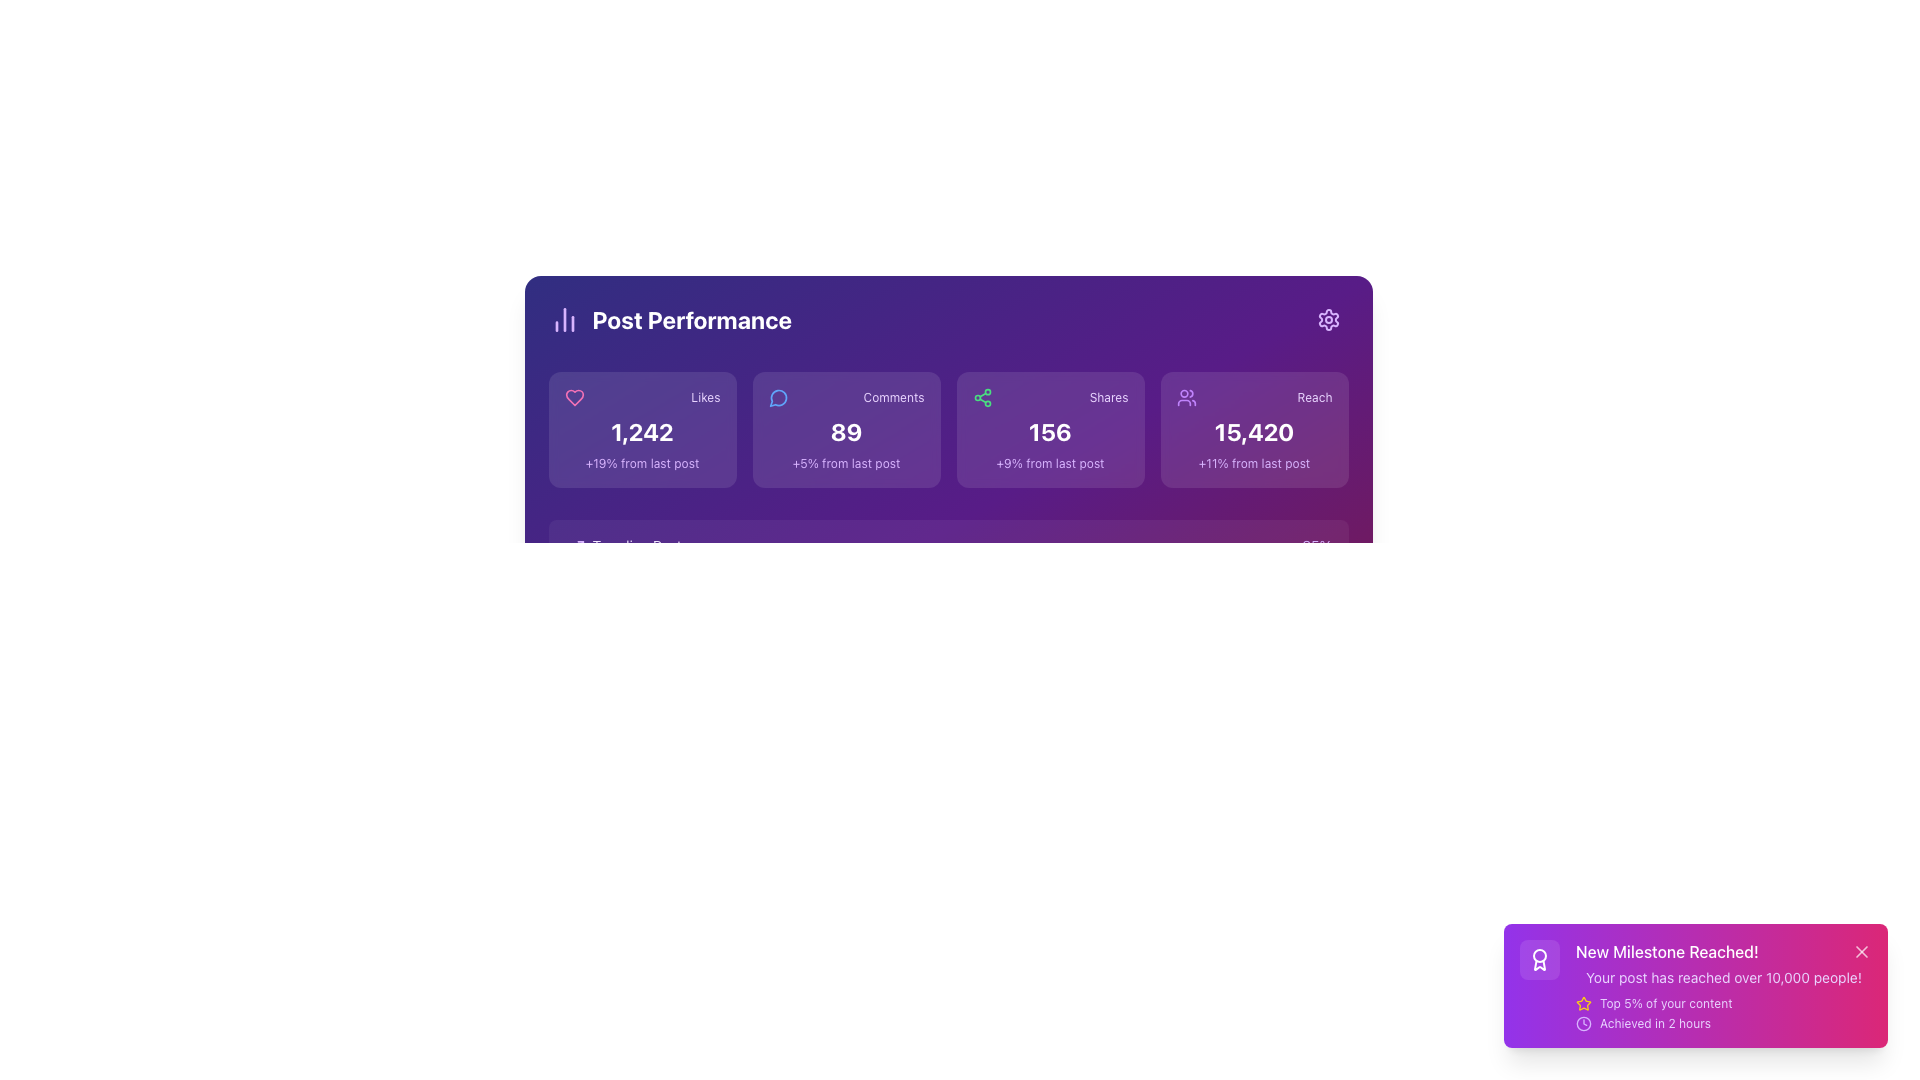 The image size is (1920, 1080). I want to click on the gear icon in the upper-right corner of the 'Post Performance' section, so click(1328, 319).